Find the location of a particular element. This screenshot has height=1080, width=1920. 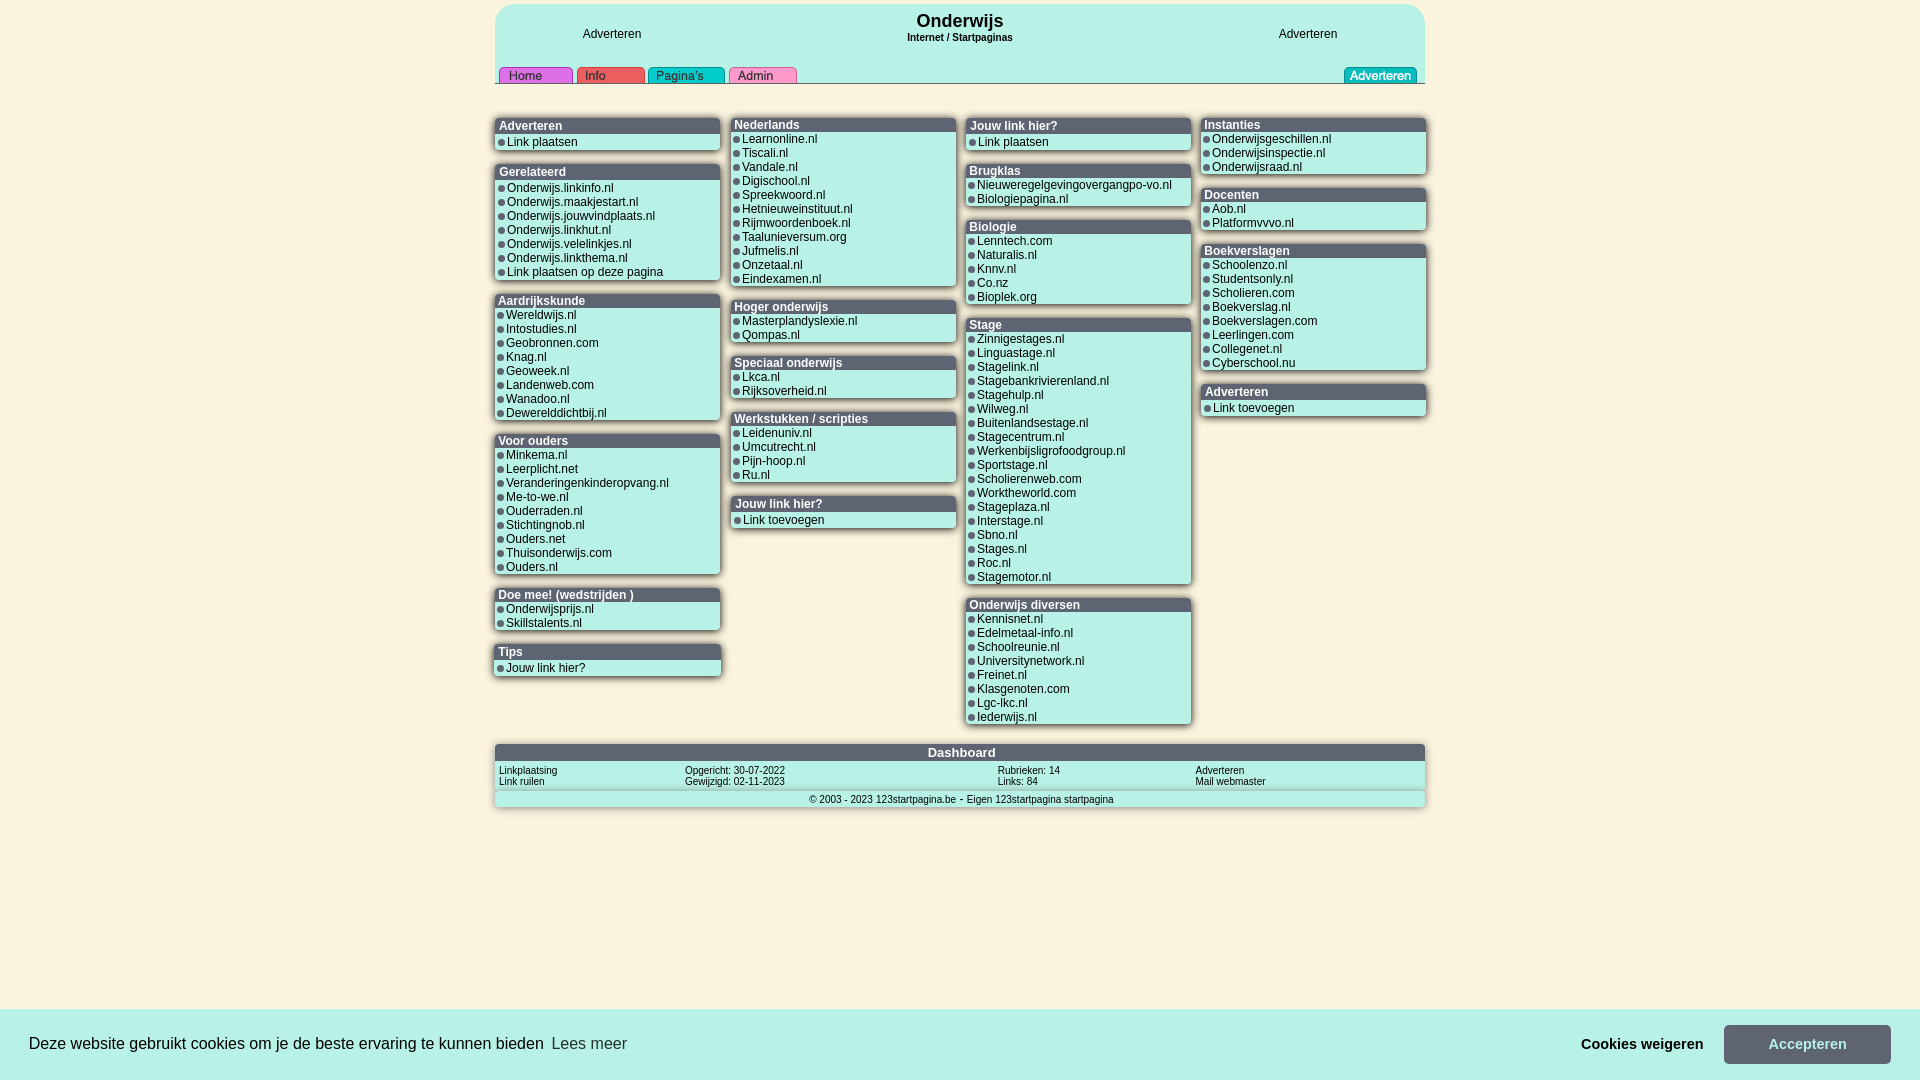

'Intostudies.nl' is located at coordinates (541, 327).